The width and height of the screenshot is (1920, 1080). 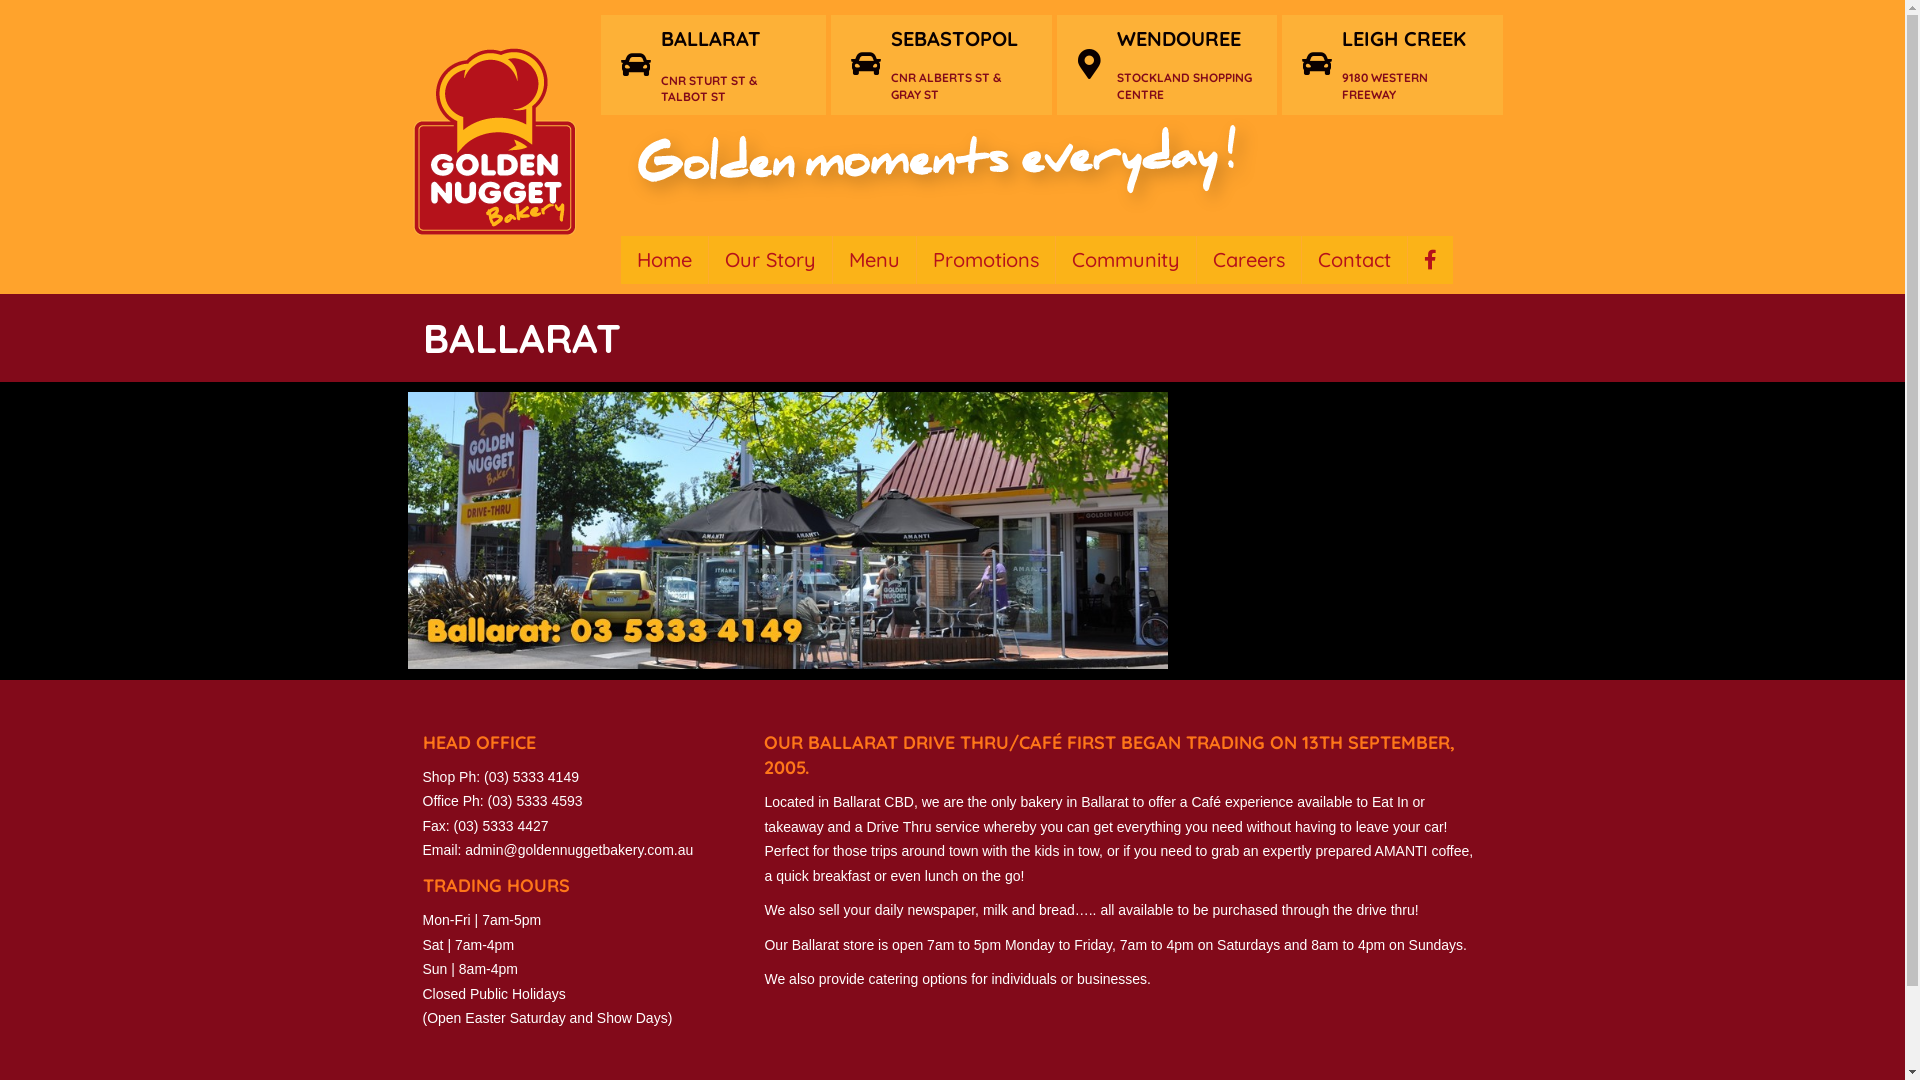 I want to click on 'Contact', so click(x=1354, y=258).